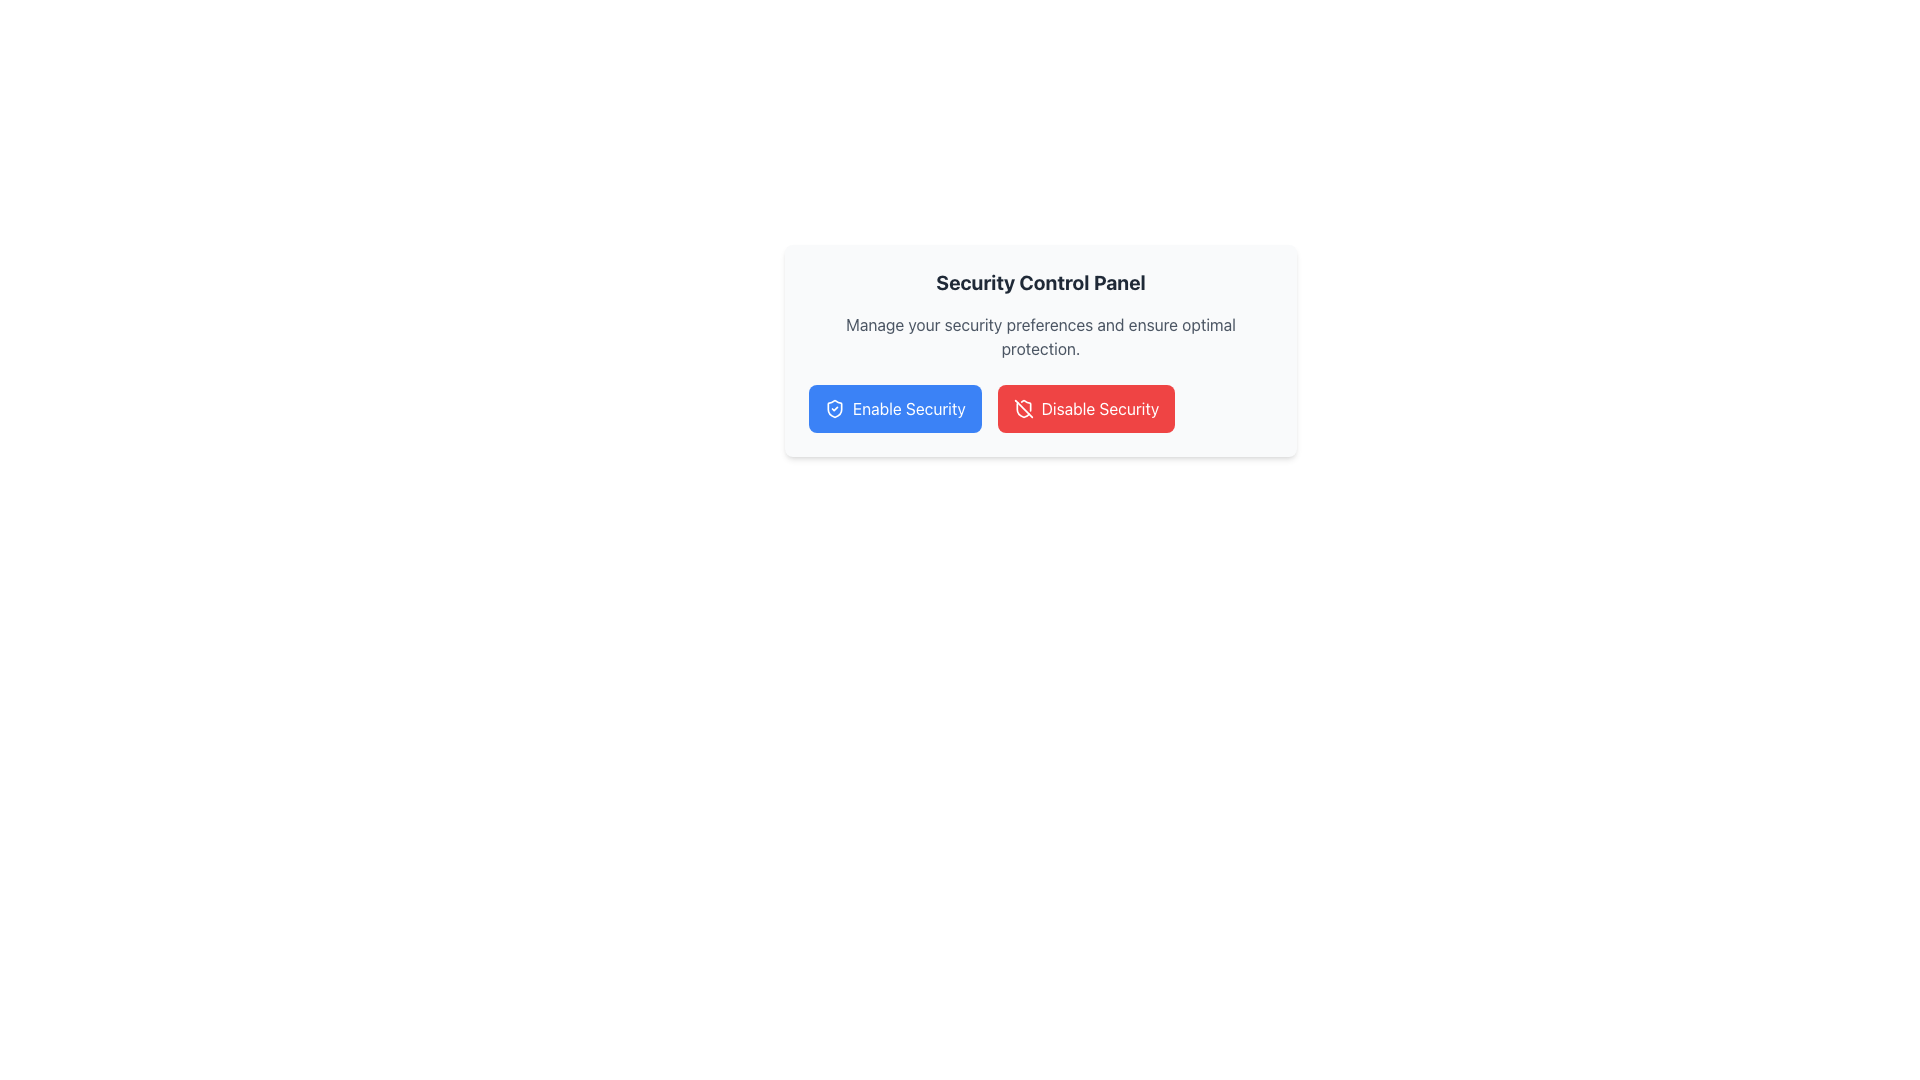 The image size is (1920, 1080). Describe the element at coordinates (1023, 407) in the screenshot. I see `the SVG Icon for the 'Disable Security' action, which is located to the left of the button's text and centered vertically within the button` at that location.